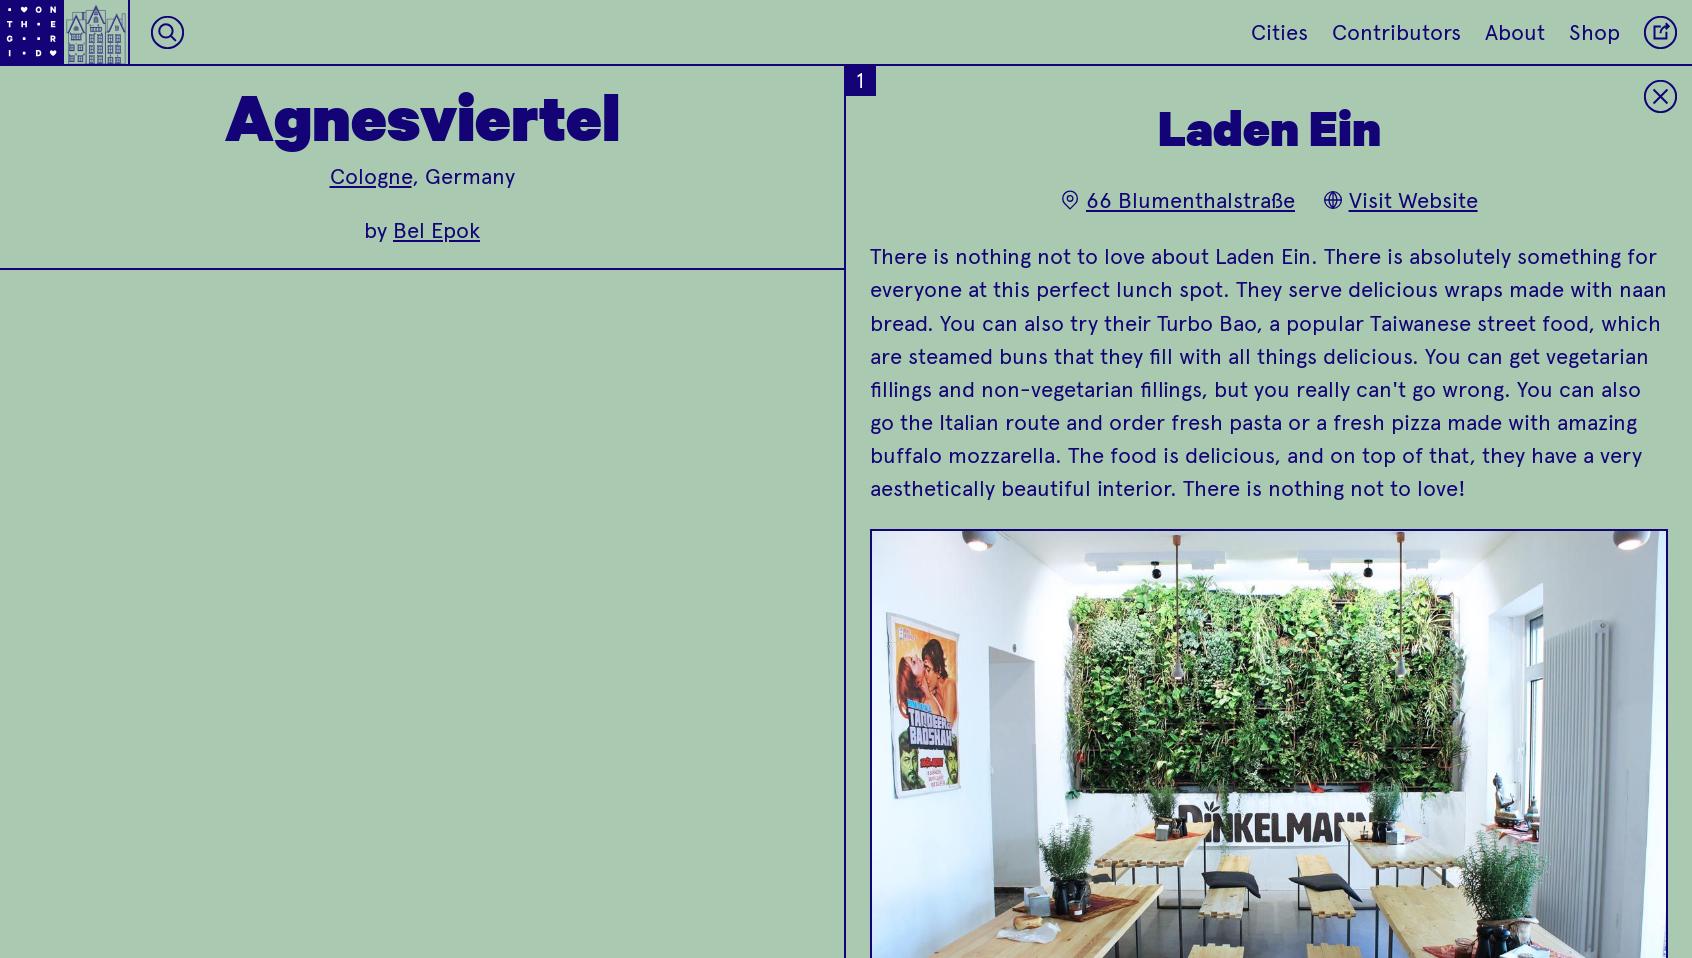  I want to click on 'Always make sure you leave room for dessert because you won't want to miss out on their freshly baked cakes!', so click(993, 741).